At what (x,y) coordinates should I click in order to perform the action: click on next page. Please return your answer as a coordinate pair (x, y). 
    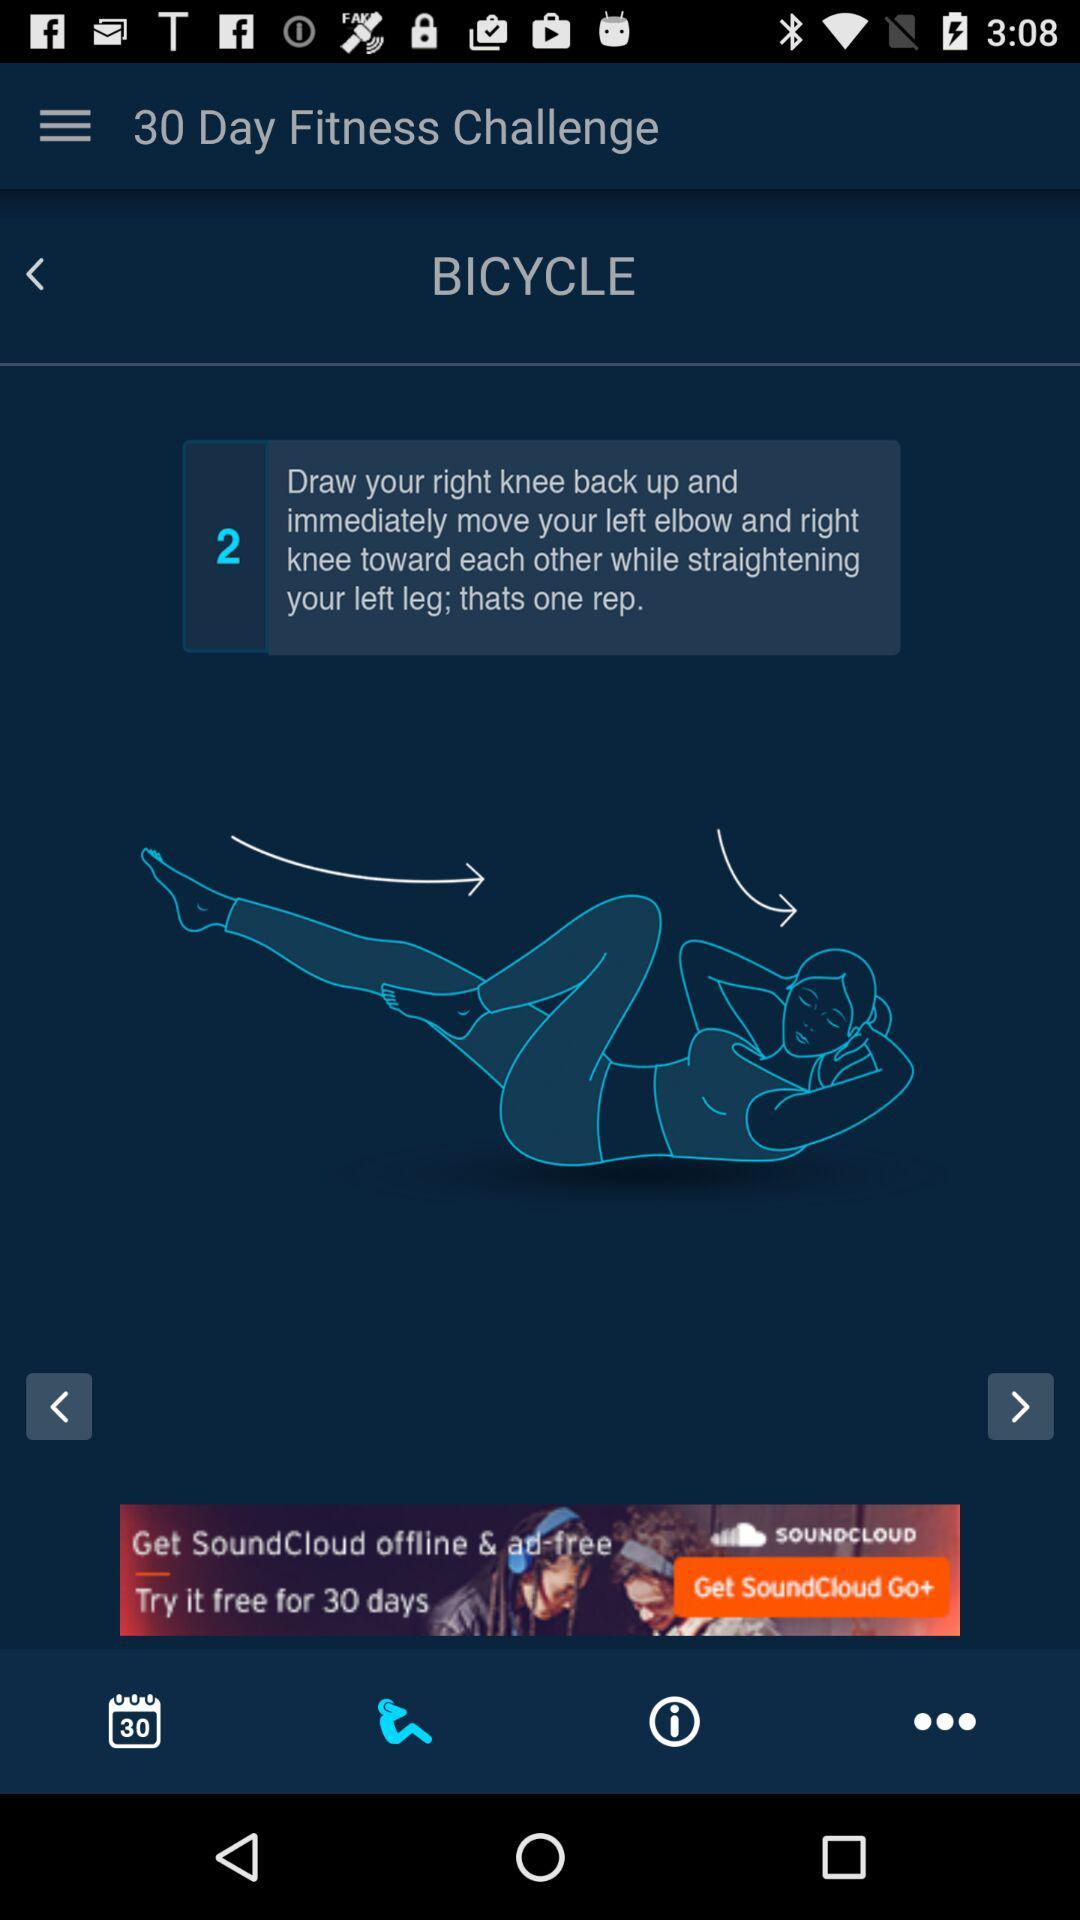
    Looking at the image, I should click on (1020, 1405).